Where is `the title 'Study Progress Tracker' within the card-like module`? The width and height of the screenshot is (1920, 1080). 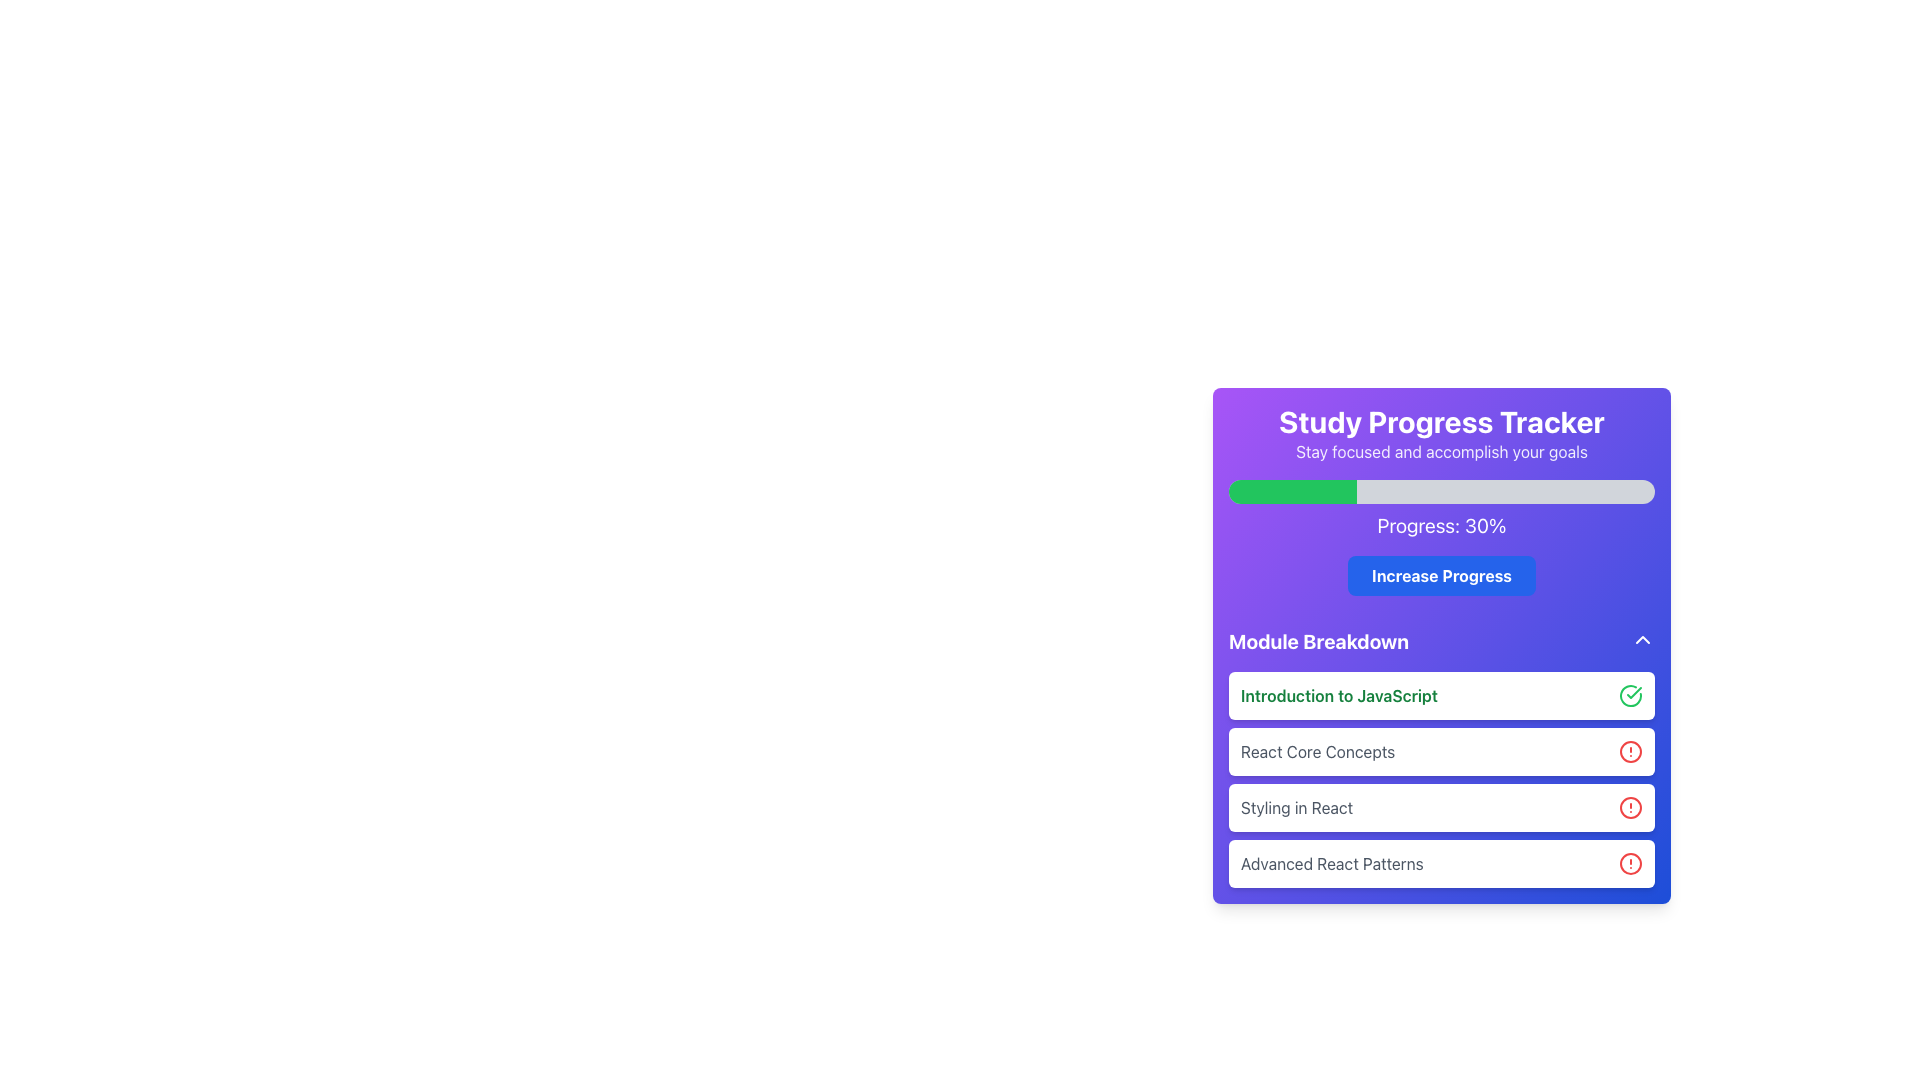 the title 'Study Progress Tracker' within the card-like module is located at coordinates (1441, 645).